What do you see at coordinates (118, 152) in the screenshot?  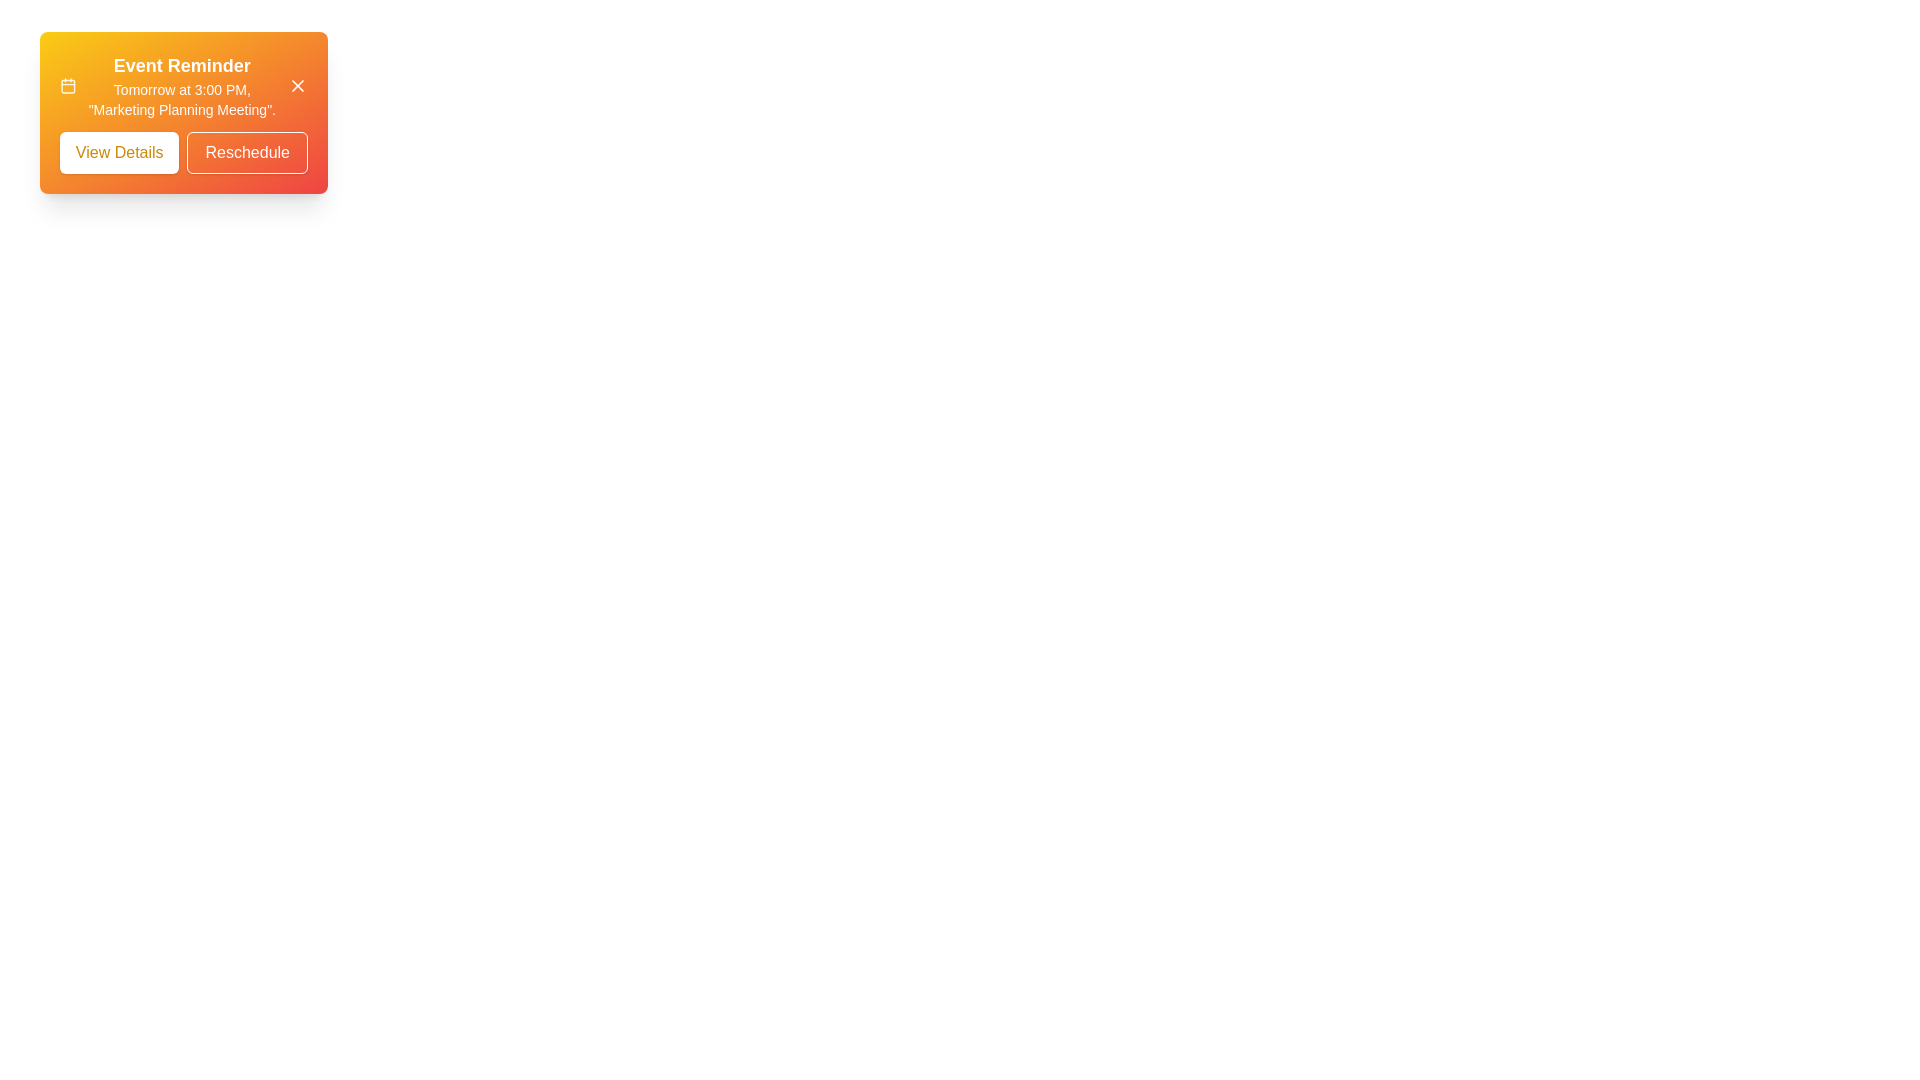 I see `the 'View Details' button to view event details` at bounding box center [118, 152].